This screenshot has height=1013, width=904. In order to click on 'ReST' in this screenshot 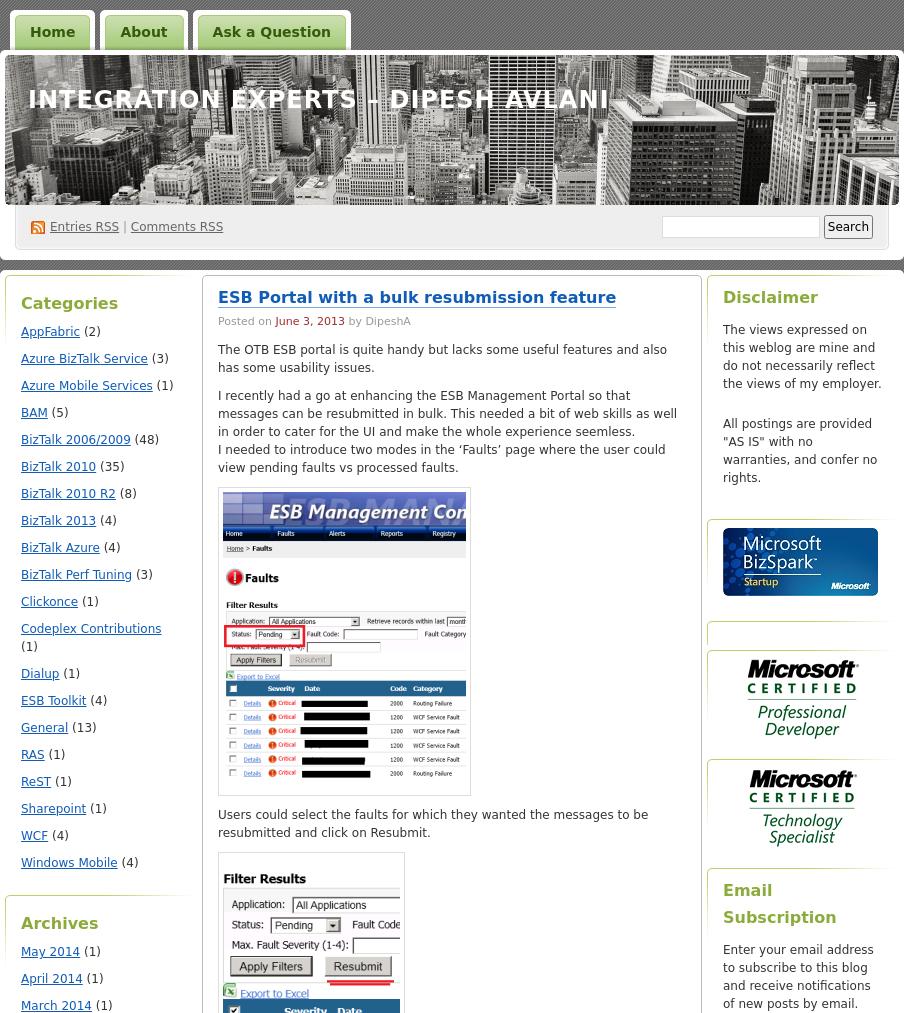, I will do `click(34, 782)`.